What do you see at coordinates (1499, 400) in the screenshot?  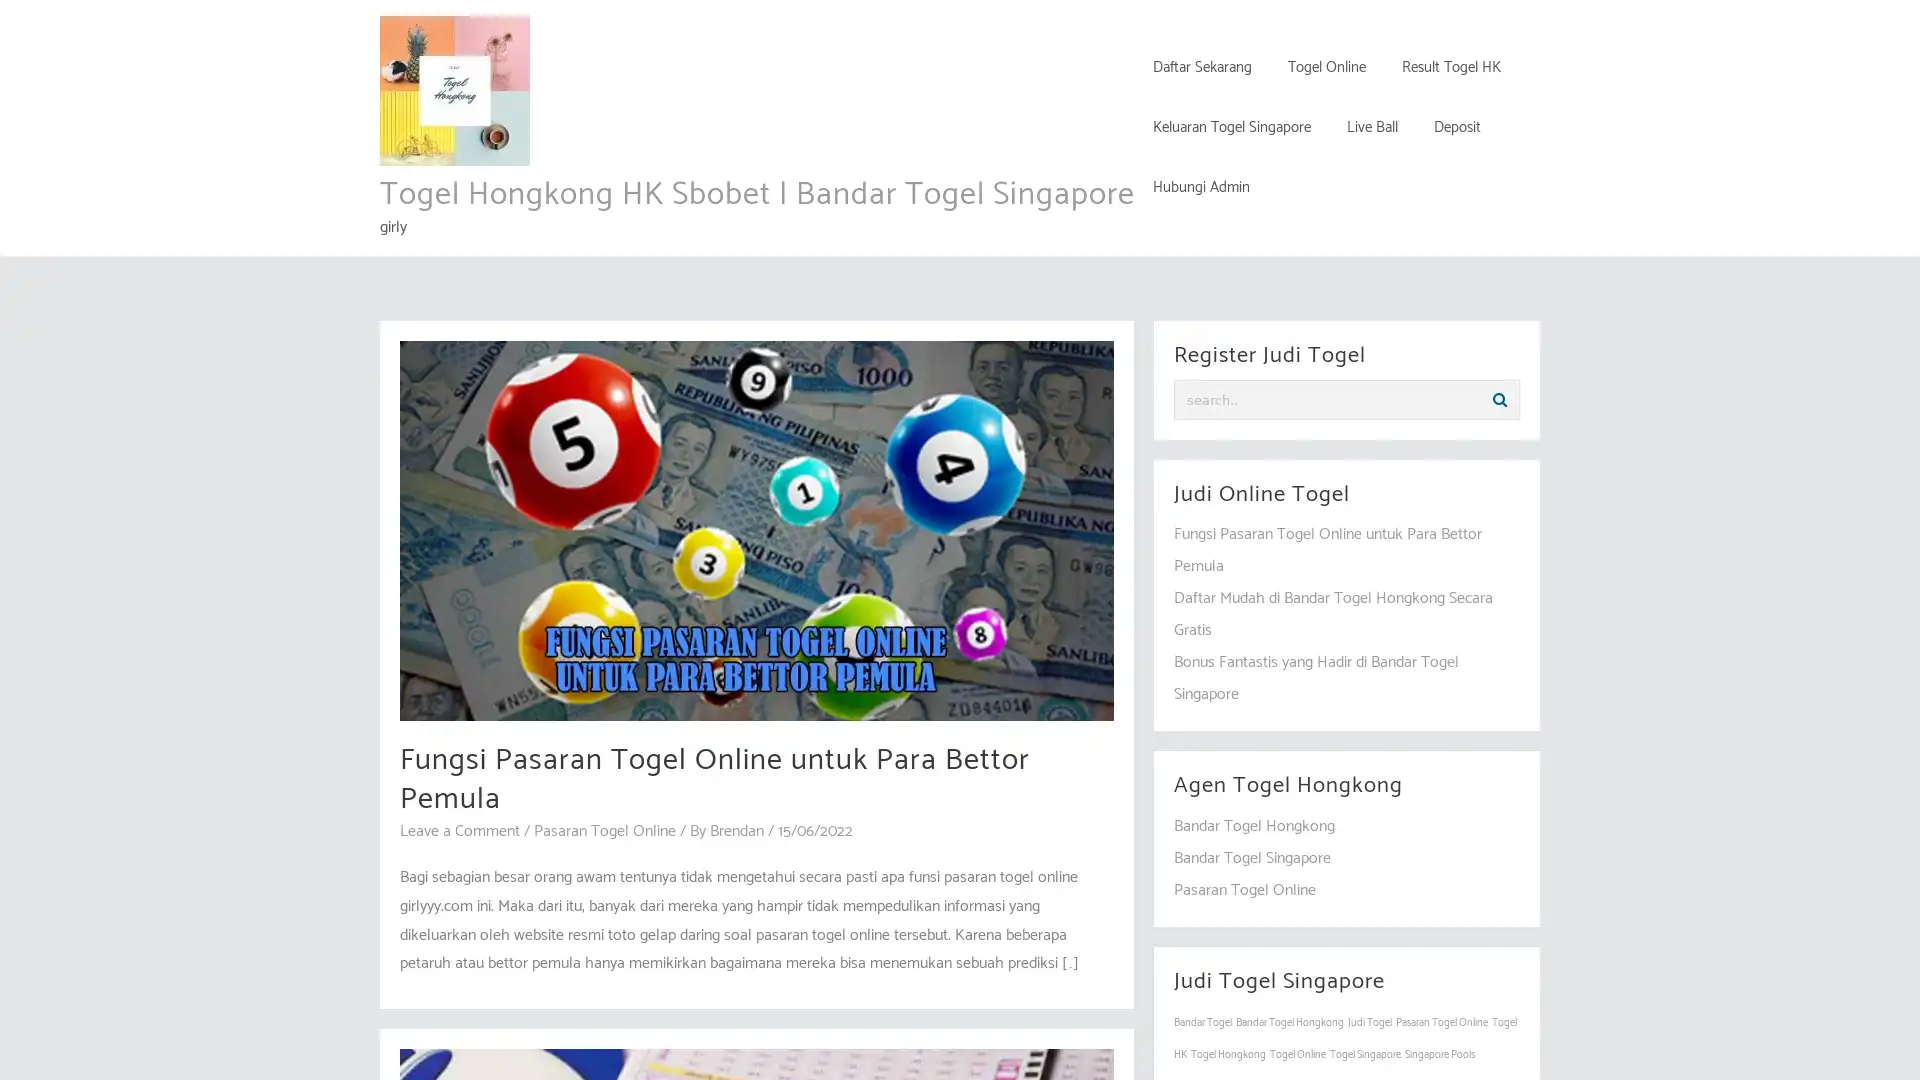 I see `Search` at bounding box center [1499, 400].